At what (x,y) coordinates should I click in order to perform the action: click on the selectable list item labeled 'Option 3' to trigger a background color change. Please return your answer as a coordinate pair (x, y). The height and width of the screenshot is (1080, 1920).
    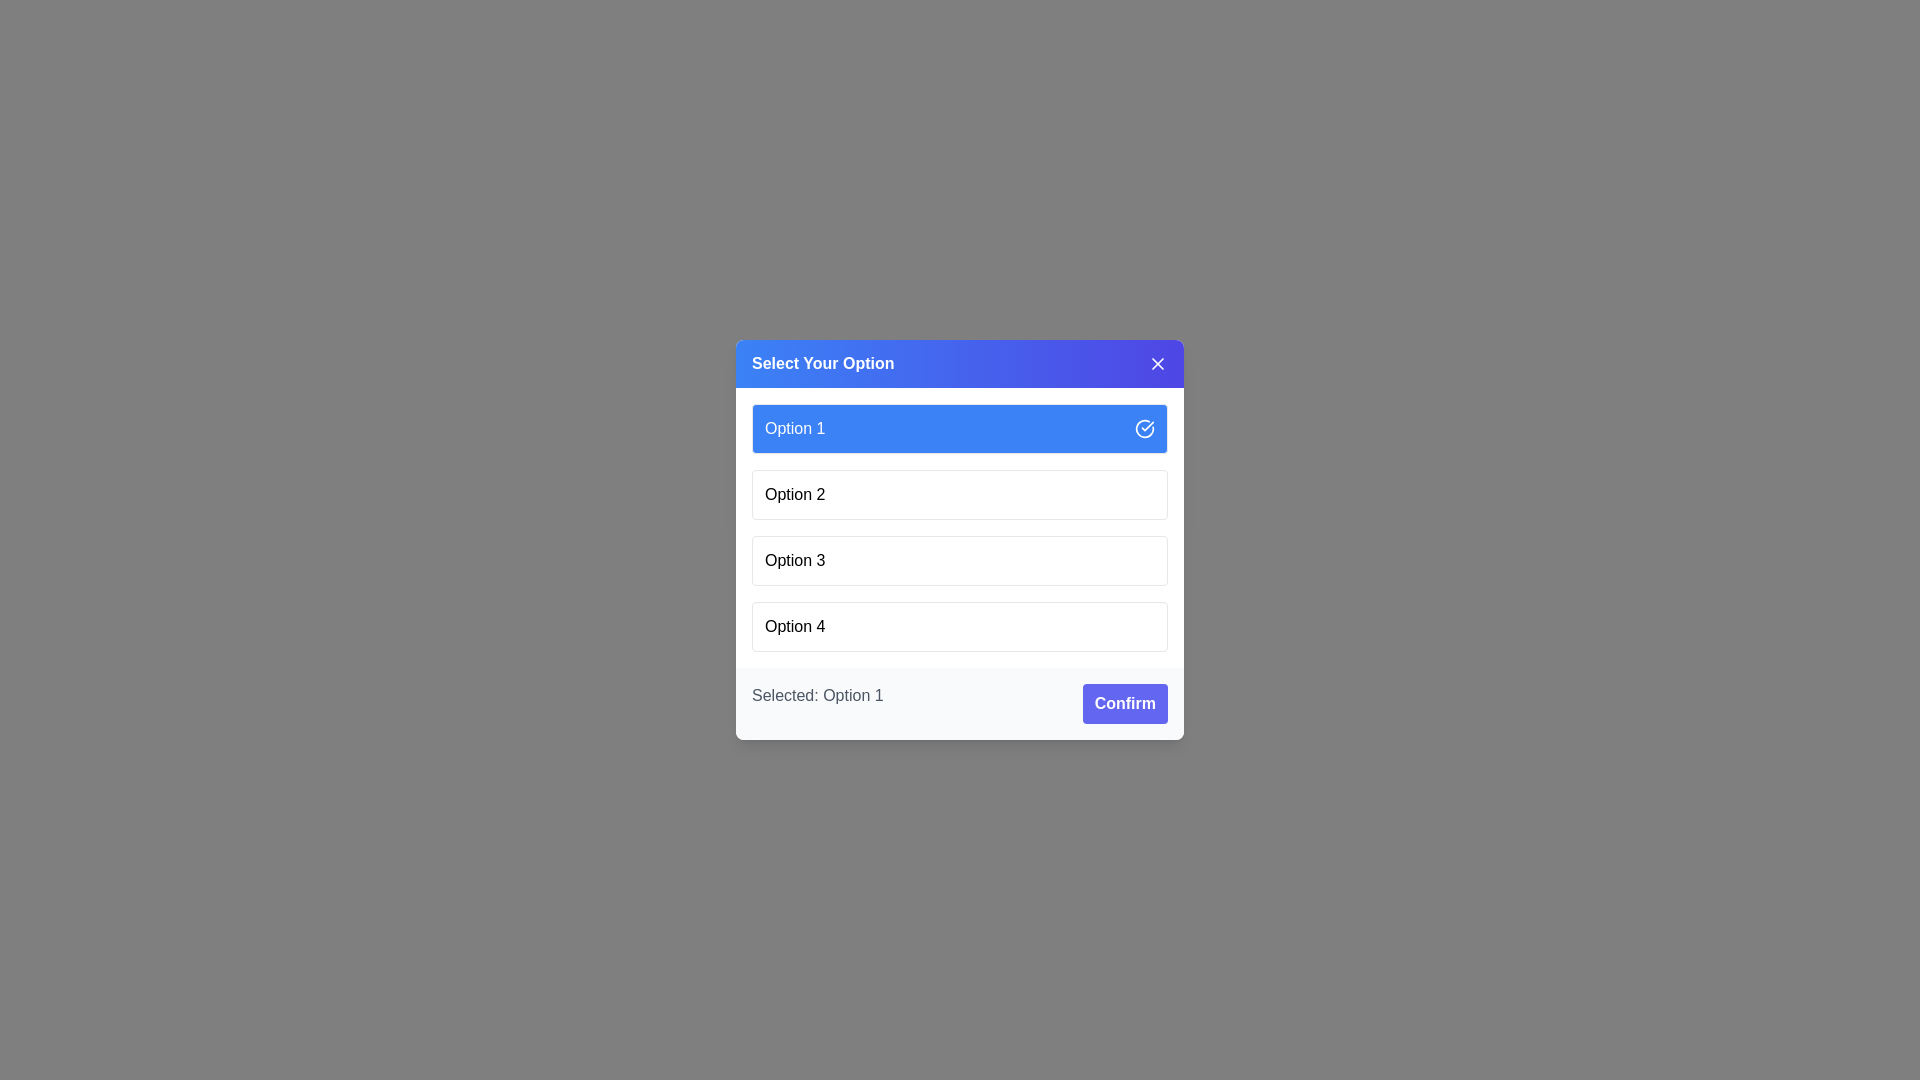
    Looking at the image, I should click on (960, 560).